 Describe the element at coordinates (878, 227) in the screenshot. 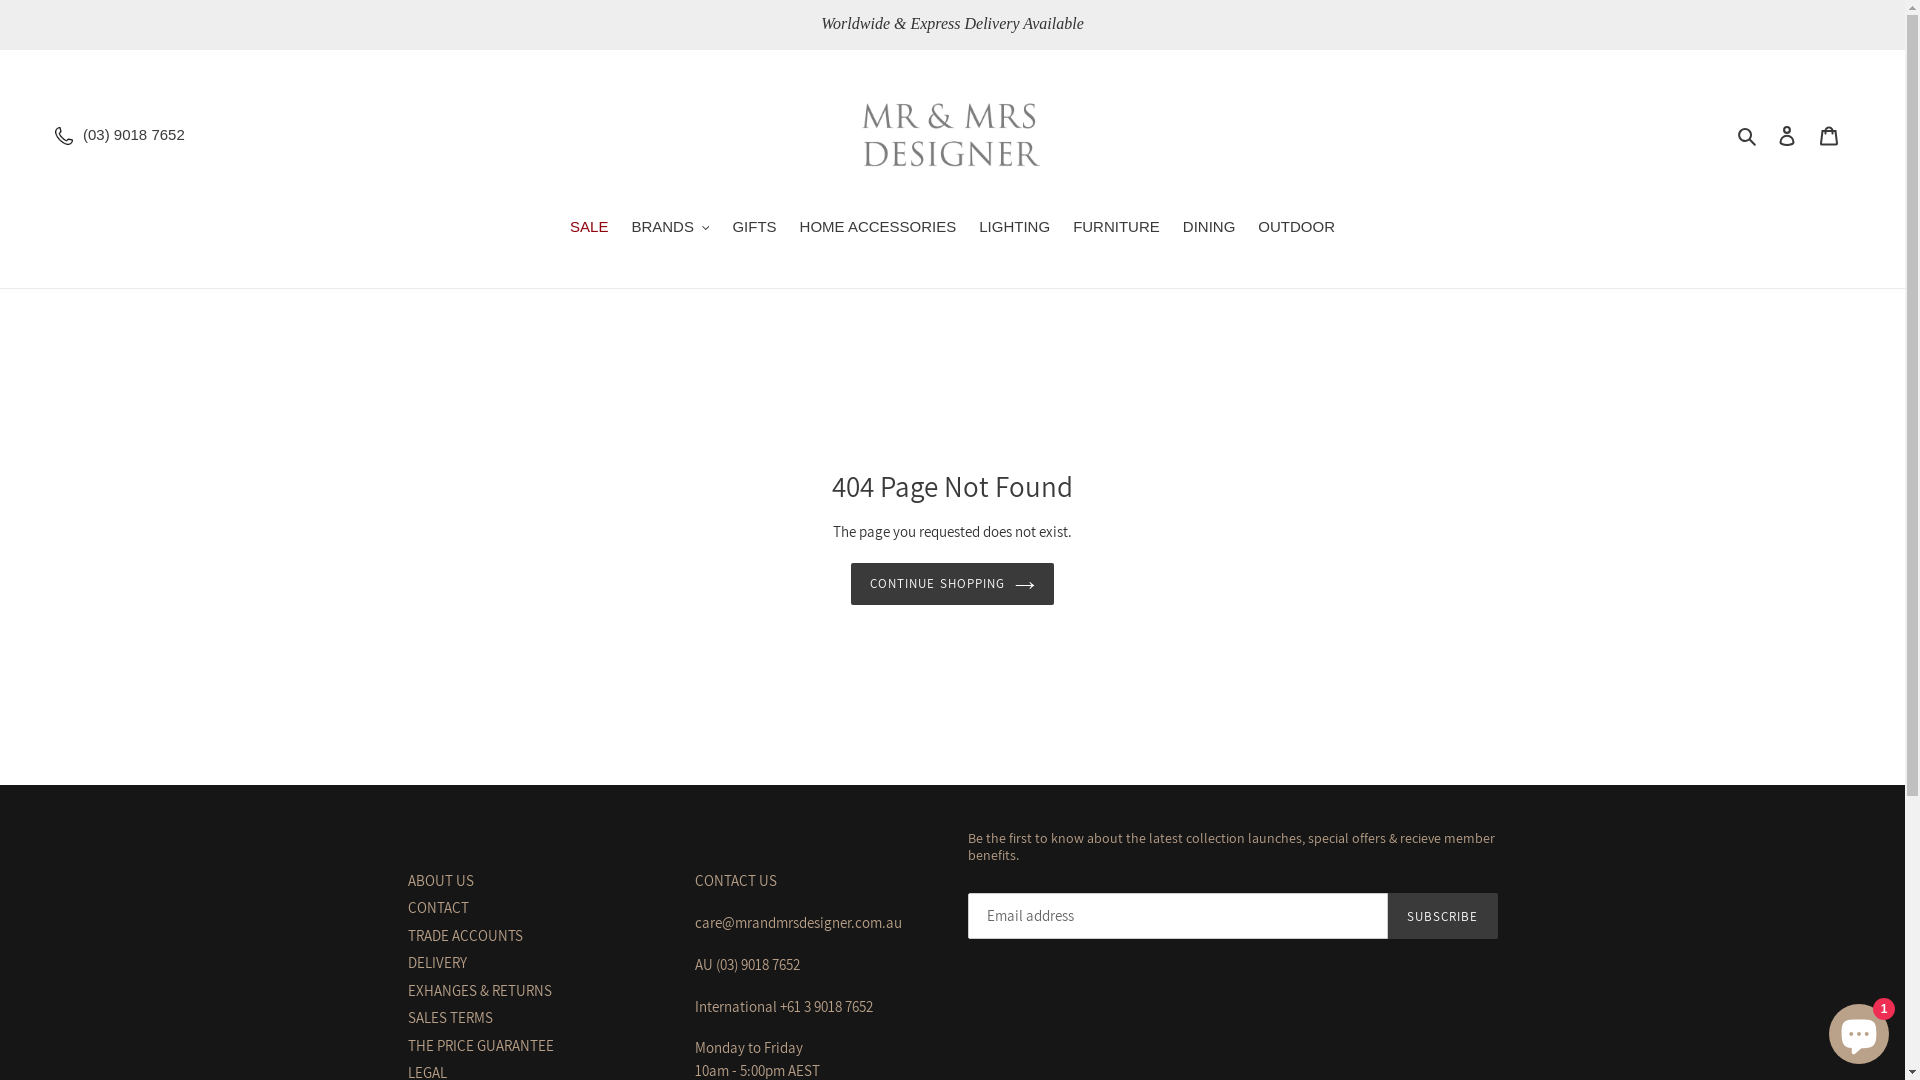

I see `'HOME ACCESSORIES'` at that location.